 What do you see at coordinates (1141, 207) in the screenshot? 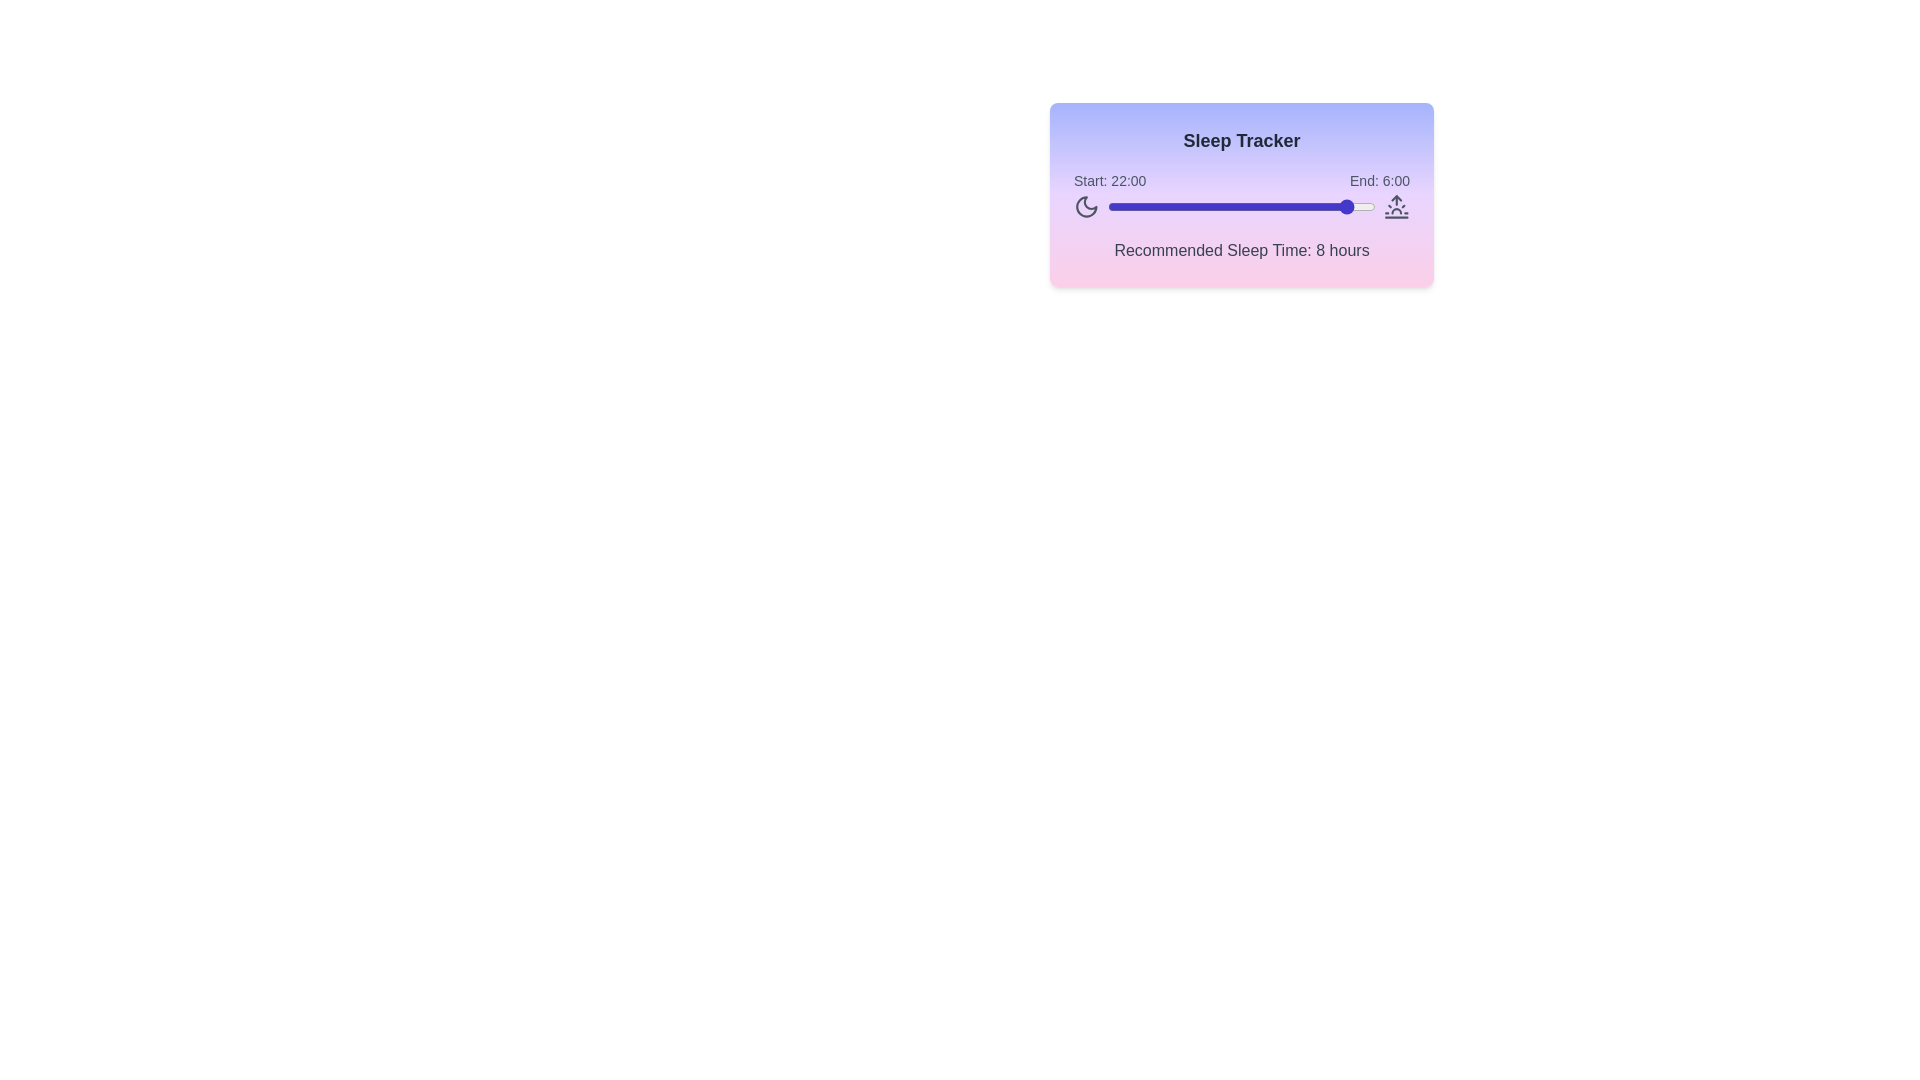
I see `the sleep time slider to set the start time to 3` at bounding box center [1141, 207].